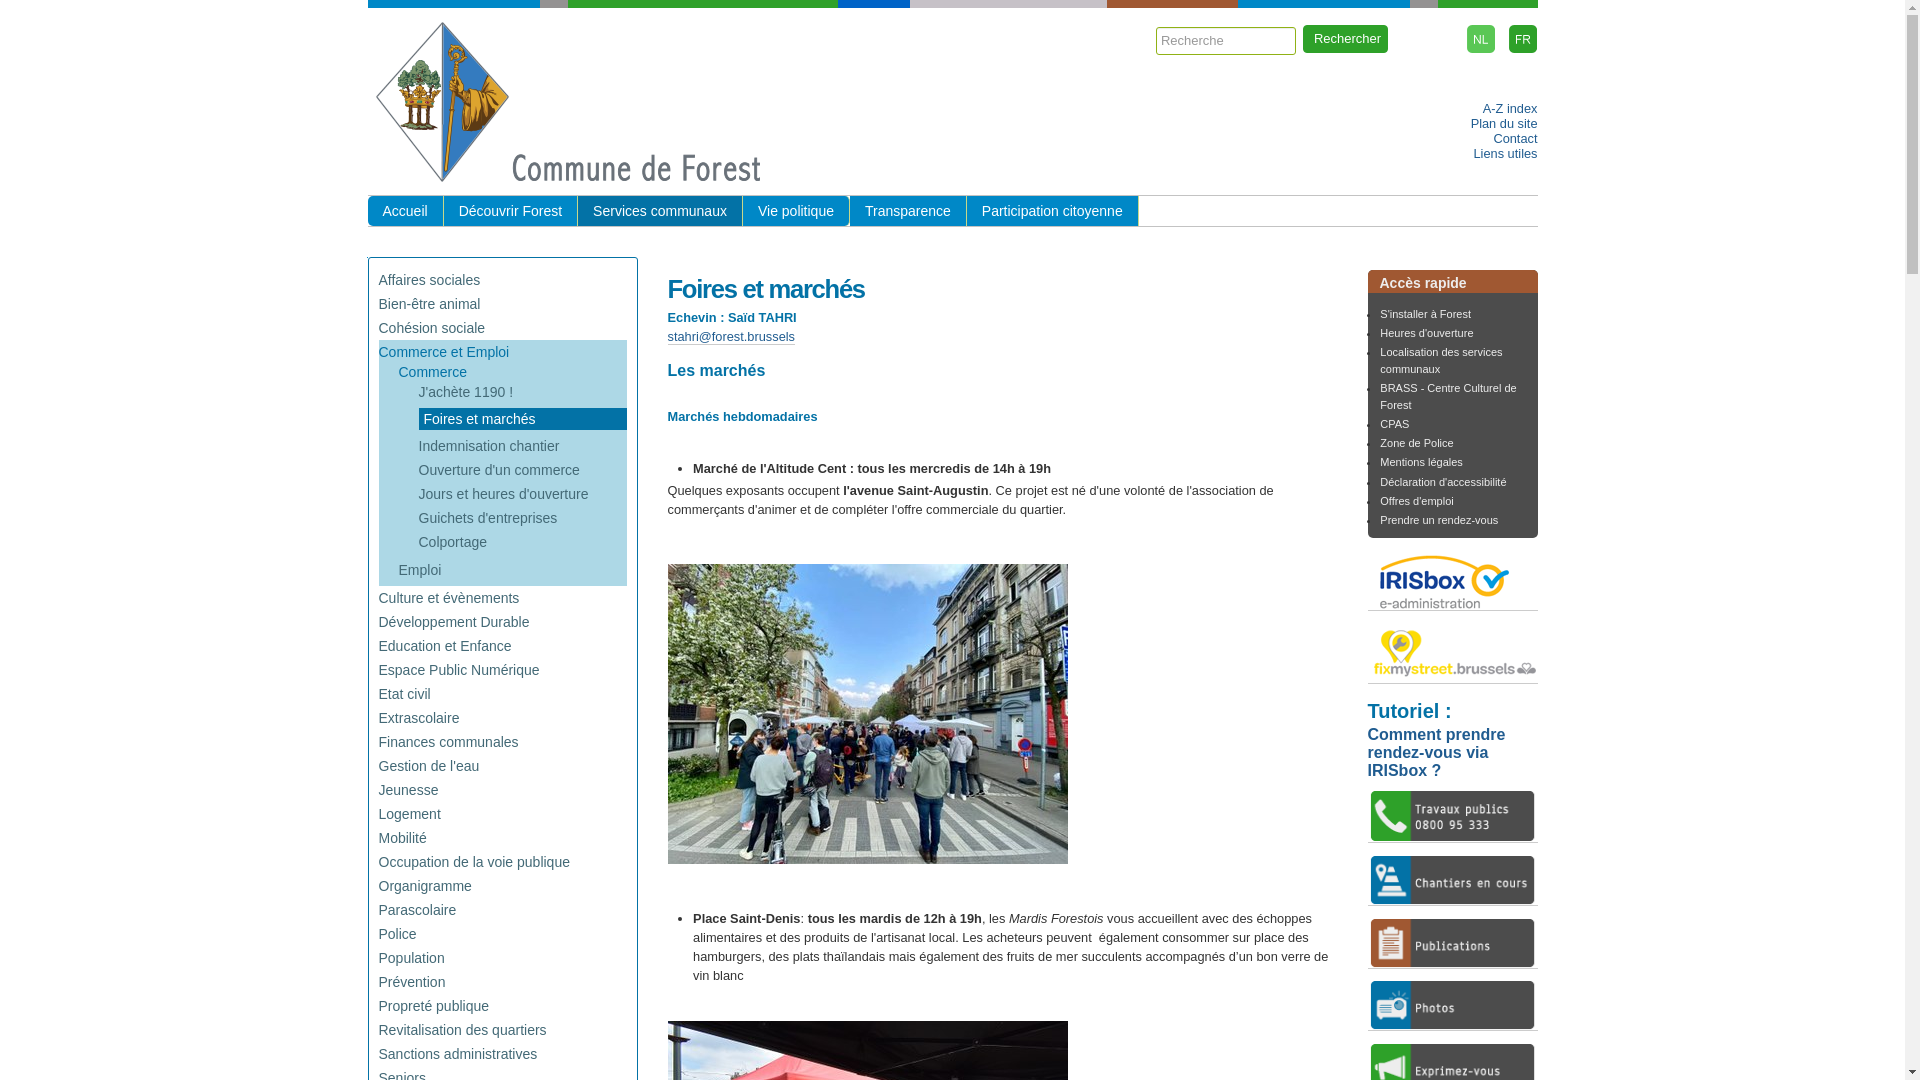 The image size is (1920, 1080). Describe the element at coordinates (1453, 652) in the screenshot. I see `'fixmystreet'` at that location.